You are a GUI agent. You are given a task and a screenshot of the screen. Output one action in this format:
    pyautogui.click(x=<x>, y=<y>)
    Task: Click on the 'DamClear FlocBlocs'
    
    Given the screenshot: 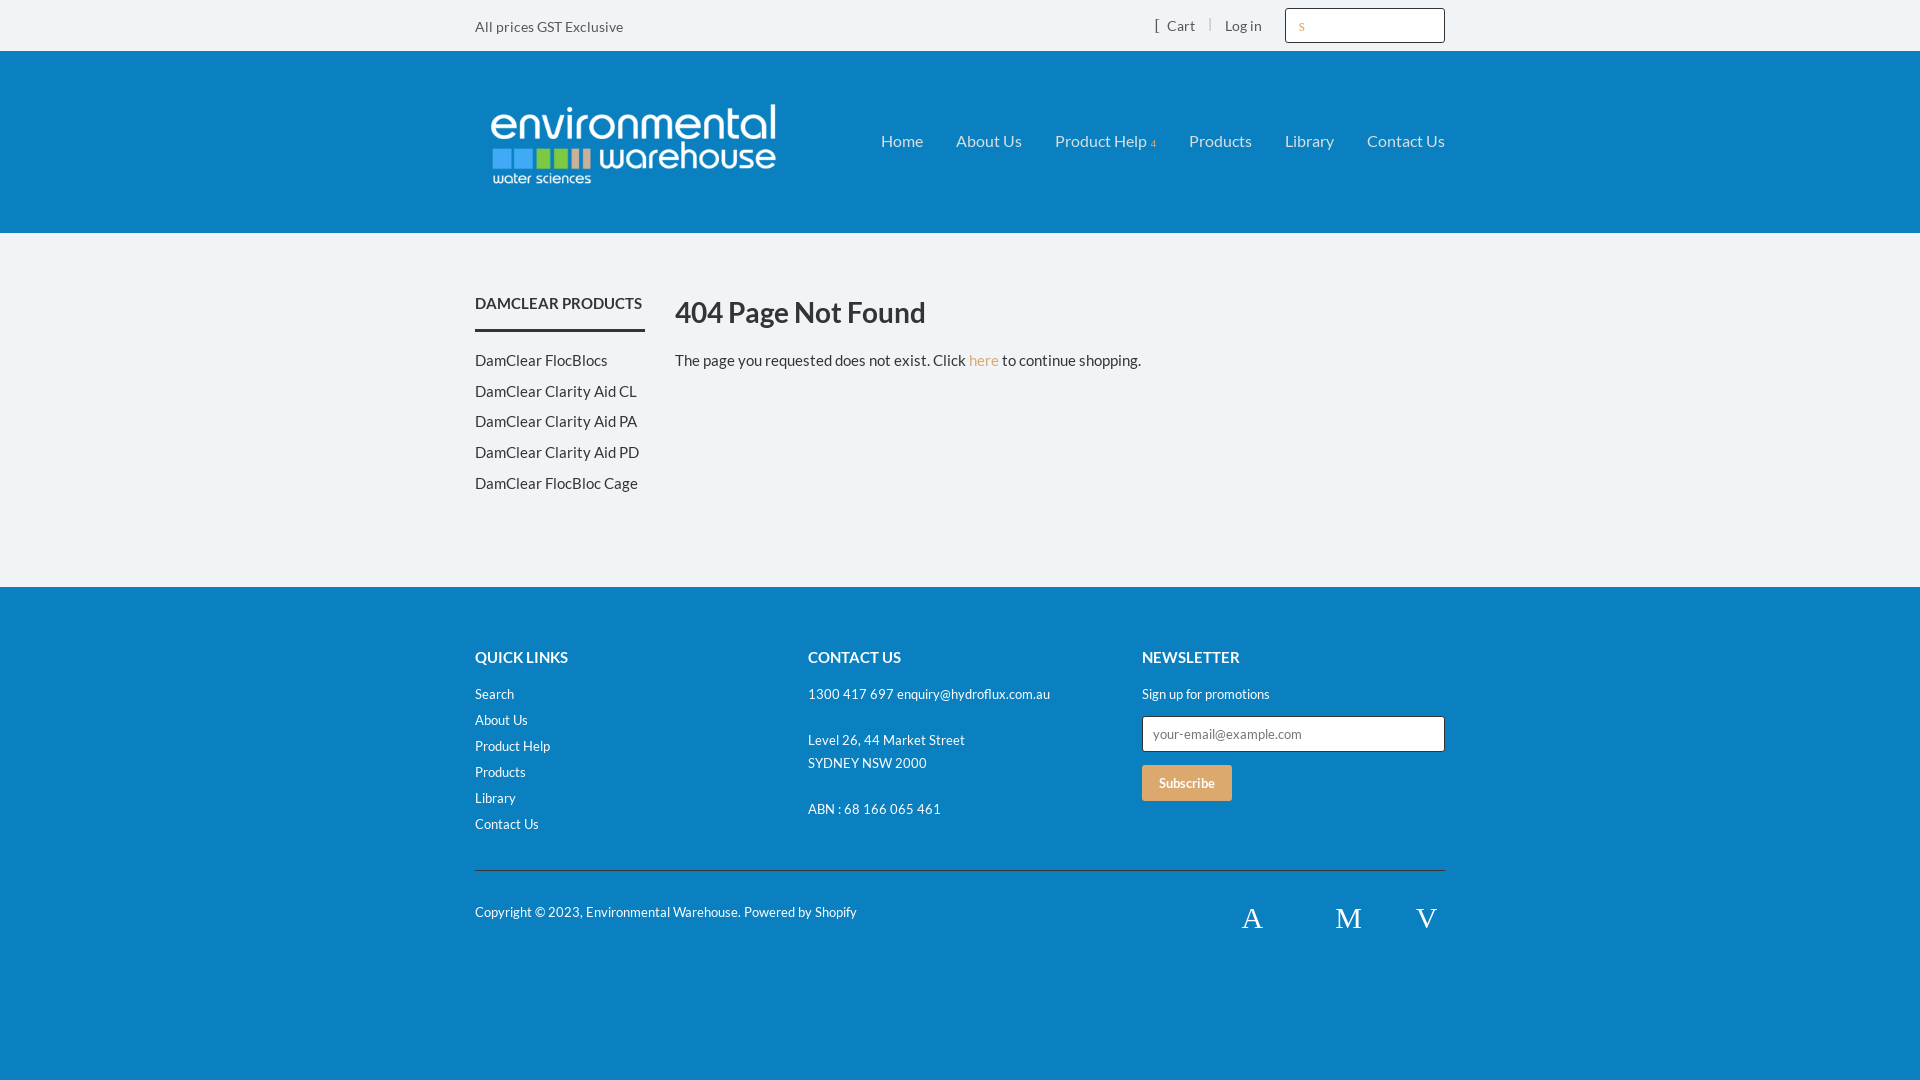 What is the action you would take?
    pyautogui.click(x=541, y=358)
    